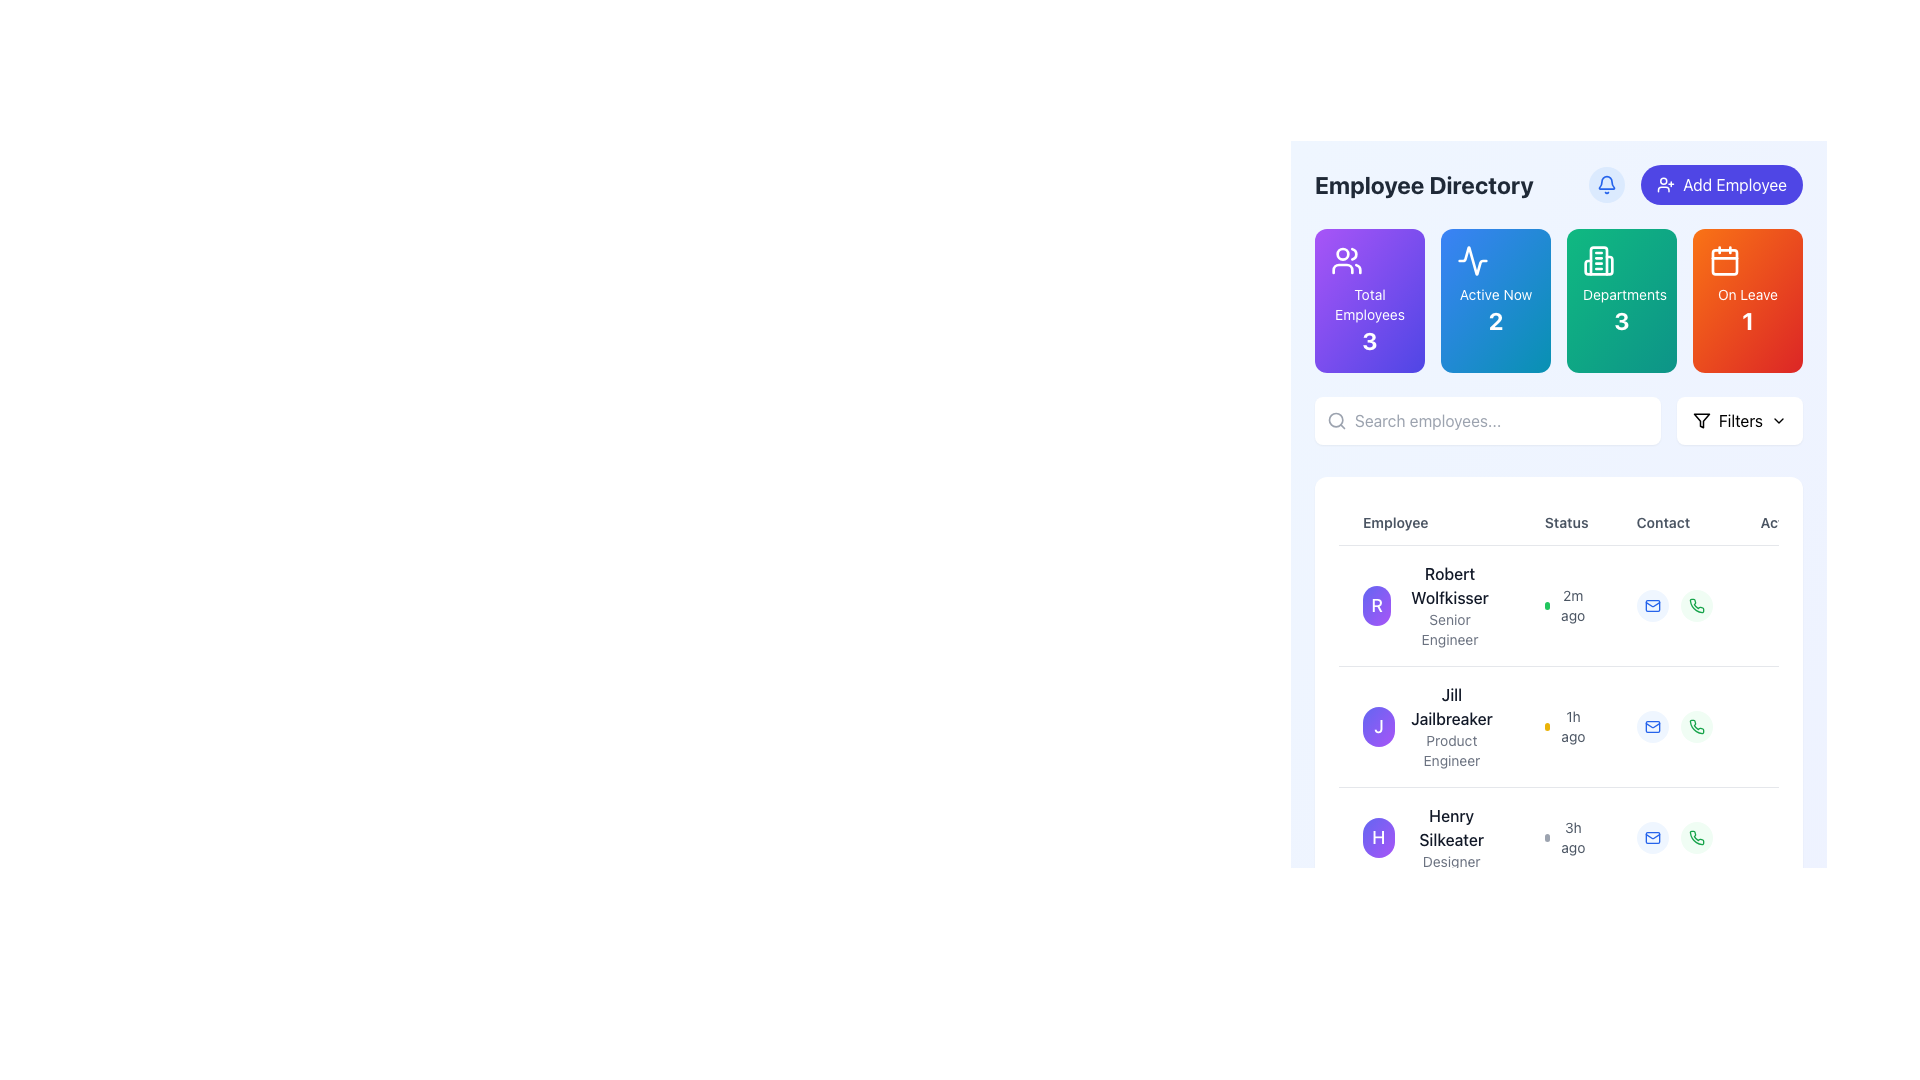 The height and width of the screenshot is (1080, 1920). What do you see at coordinates (1695, 604) in the screenshot?
I see `the calling icon in the 'Contact' section for 'Jill Jailbreaker'` at bounding box center [1695, 604].